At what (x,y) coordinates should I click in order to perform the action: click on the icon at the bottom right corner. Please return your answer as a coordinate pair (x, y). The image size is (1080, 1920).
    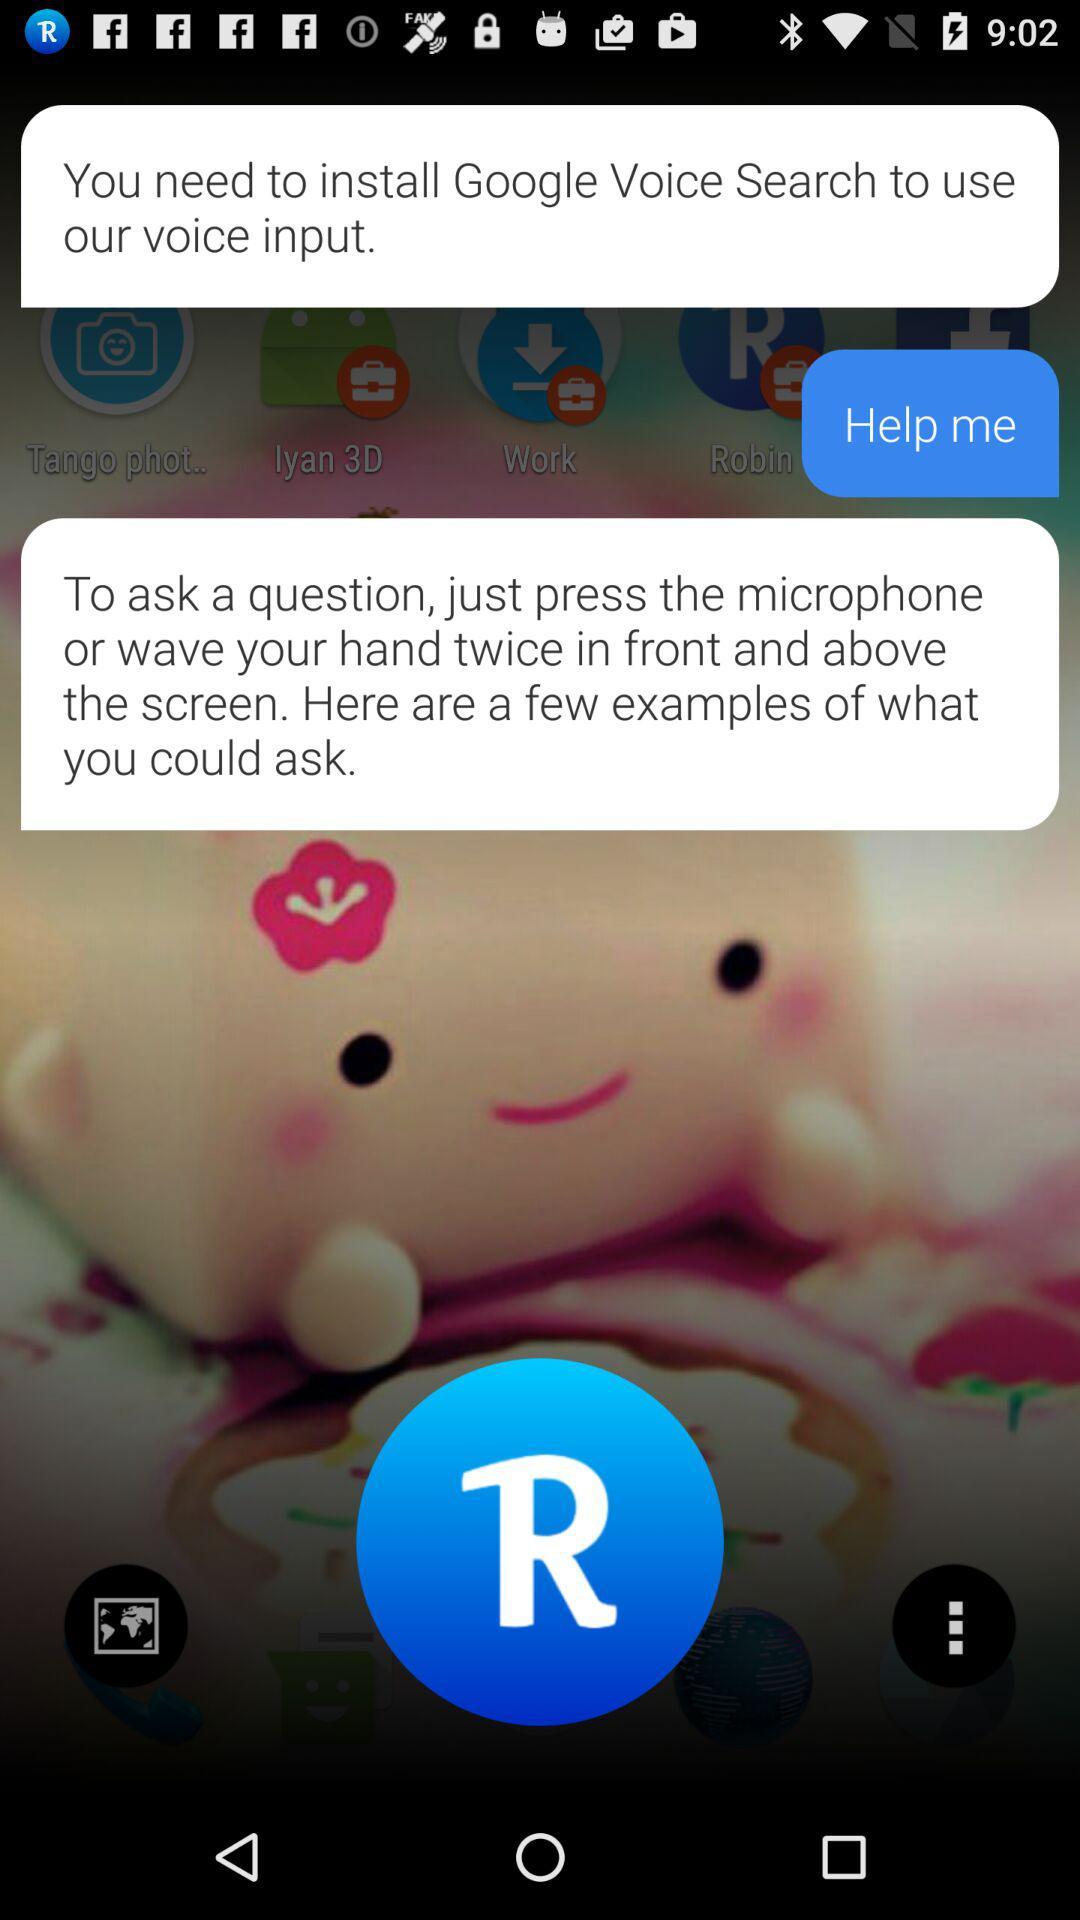
    Looking at the image, I should click on (952, 1626).